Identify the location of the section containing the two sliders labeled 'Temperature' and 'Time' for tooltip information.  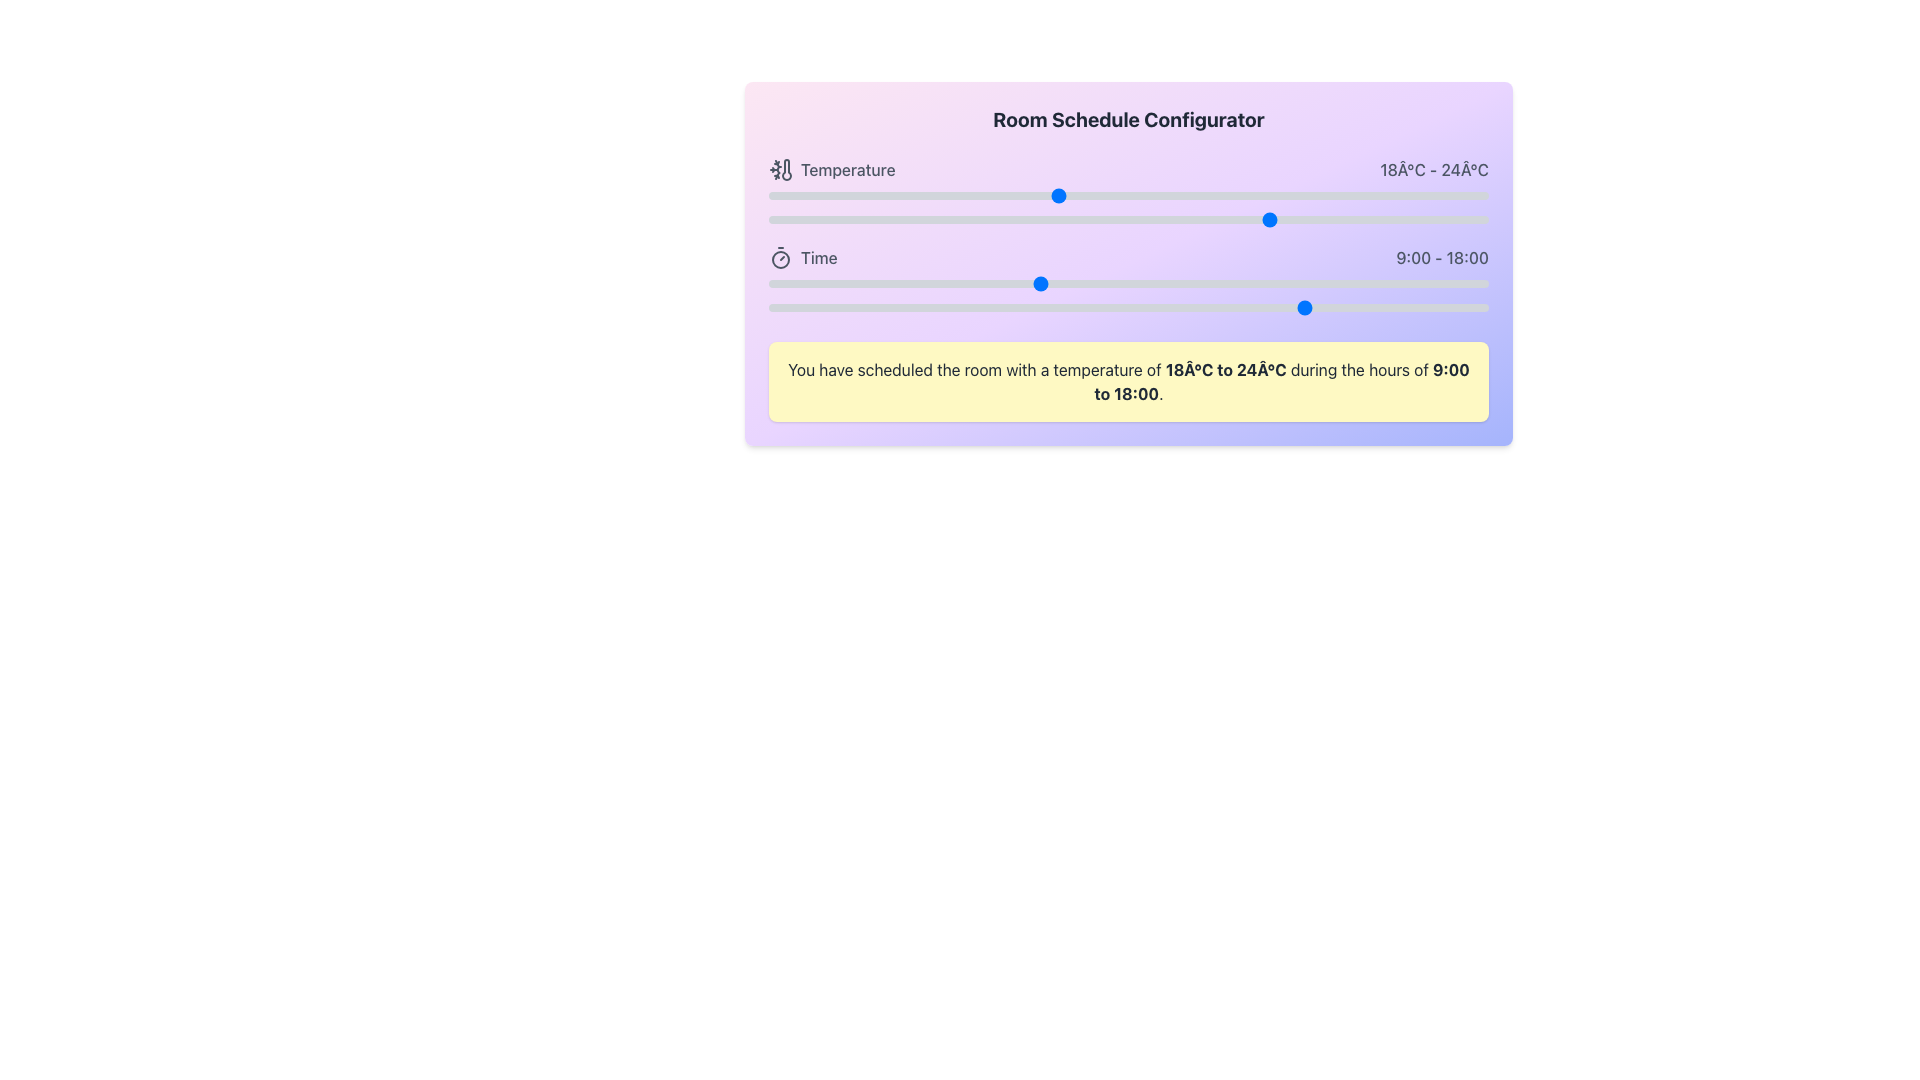
(1128, 237).